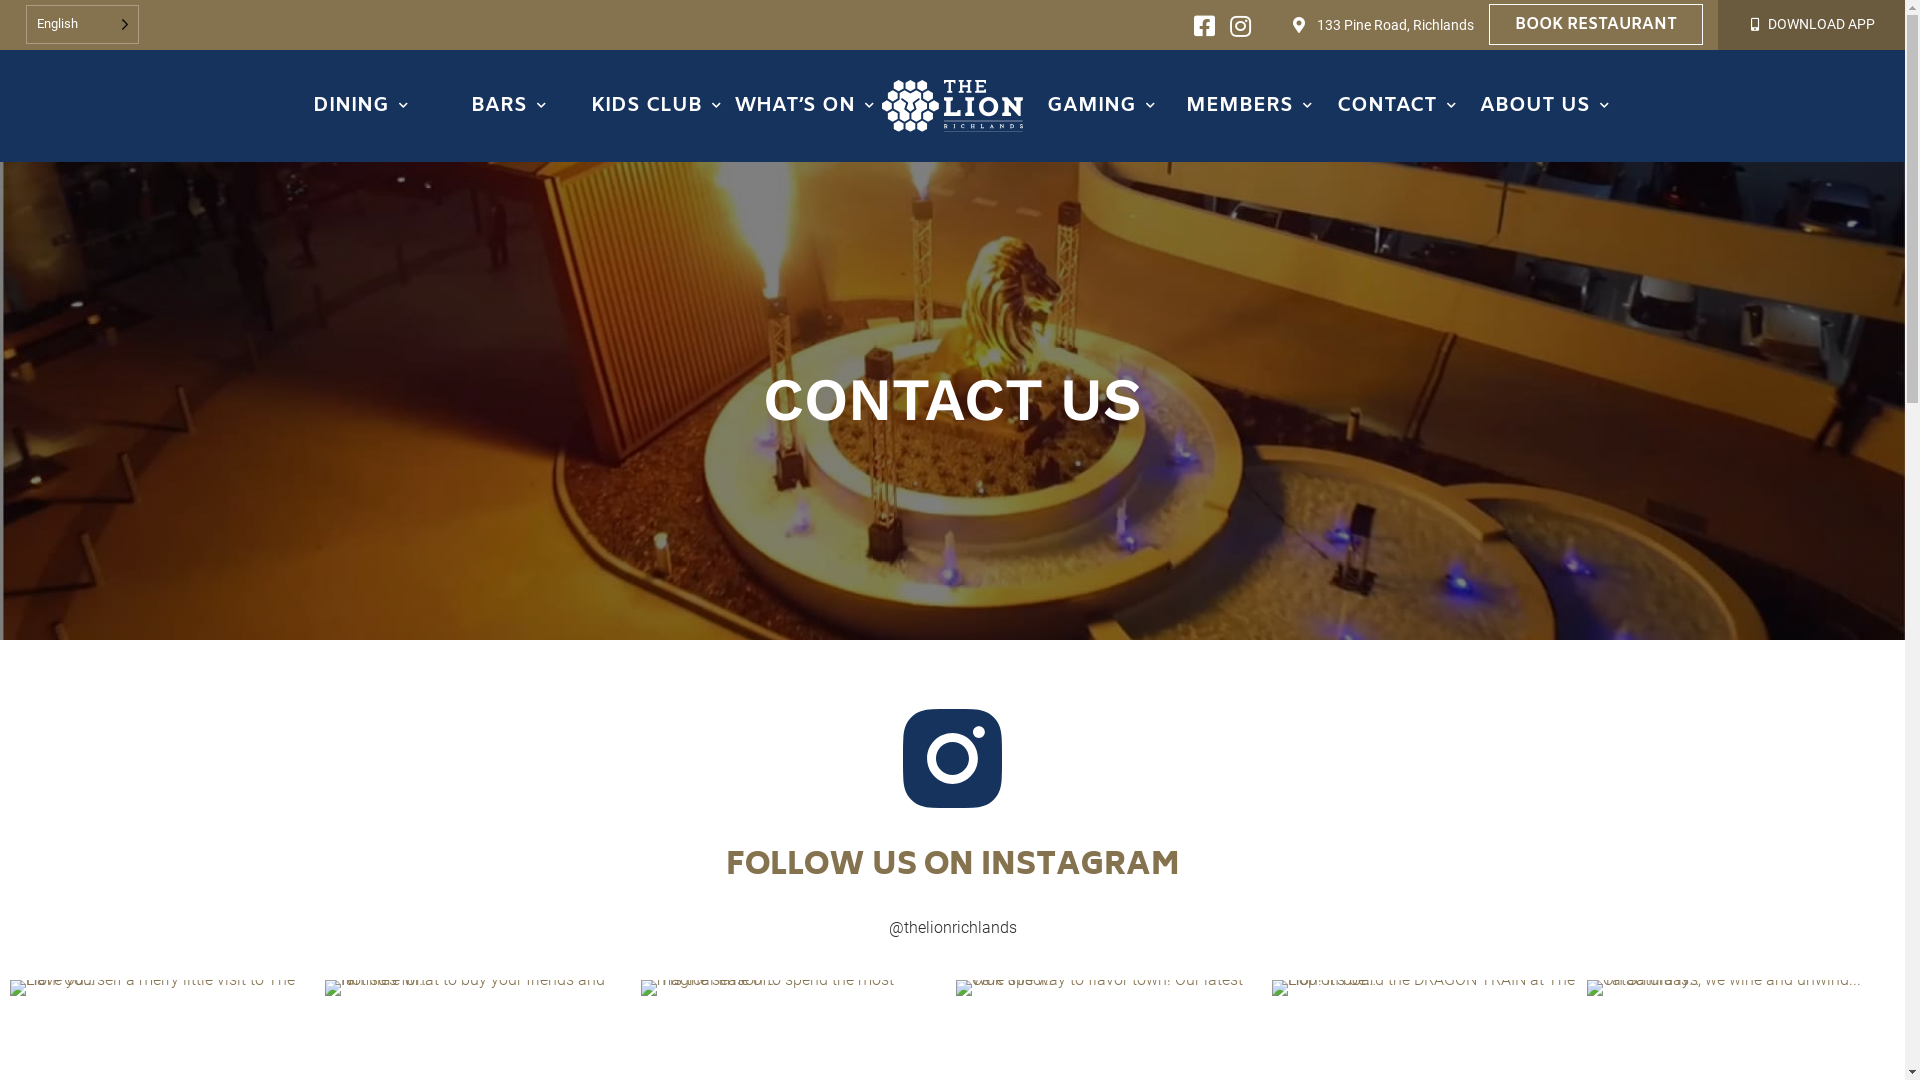 This screenshot has width=1920, height=1080. What do you see at coordinates (1247, 105) in the screenshot?
I see `'MEMBERS'` at bounding box center [1247, 105].